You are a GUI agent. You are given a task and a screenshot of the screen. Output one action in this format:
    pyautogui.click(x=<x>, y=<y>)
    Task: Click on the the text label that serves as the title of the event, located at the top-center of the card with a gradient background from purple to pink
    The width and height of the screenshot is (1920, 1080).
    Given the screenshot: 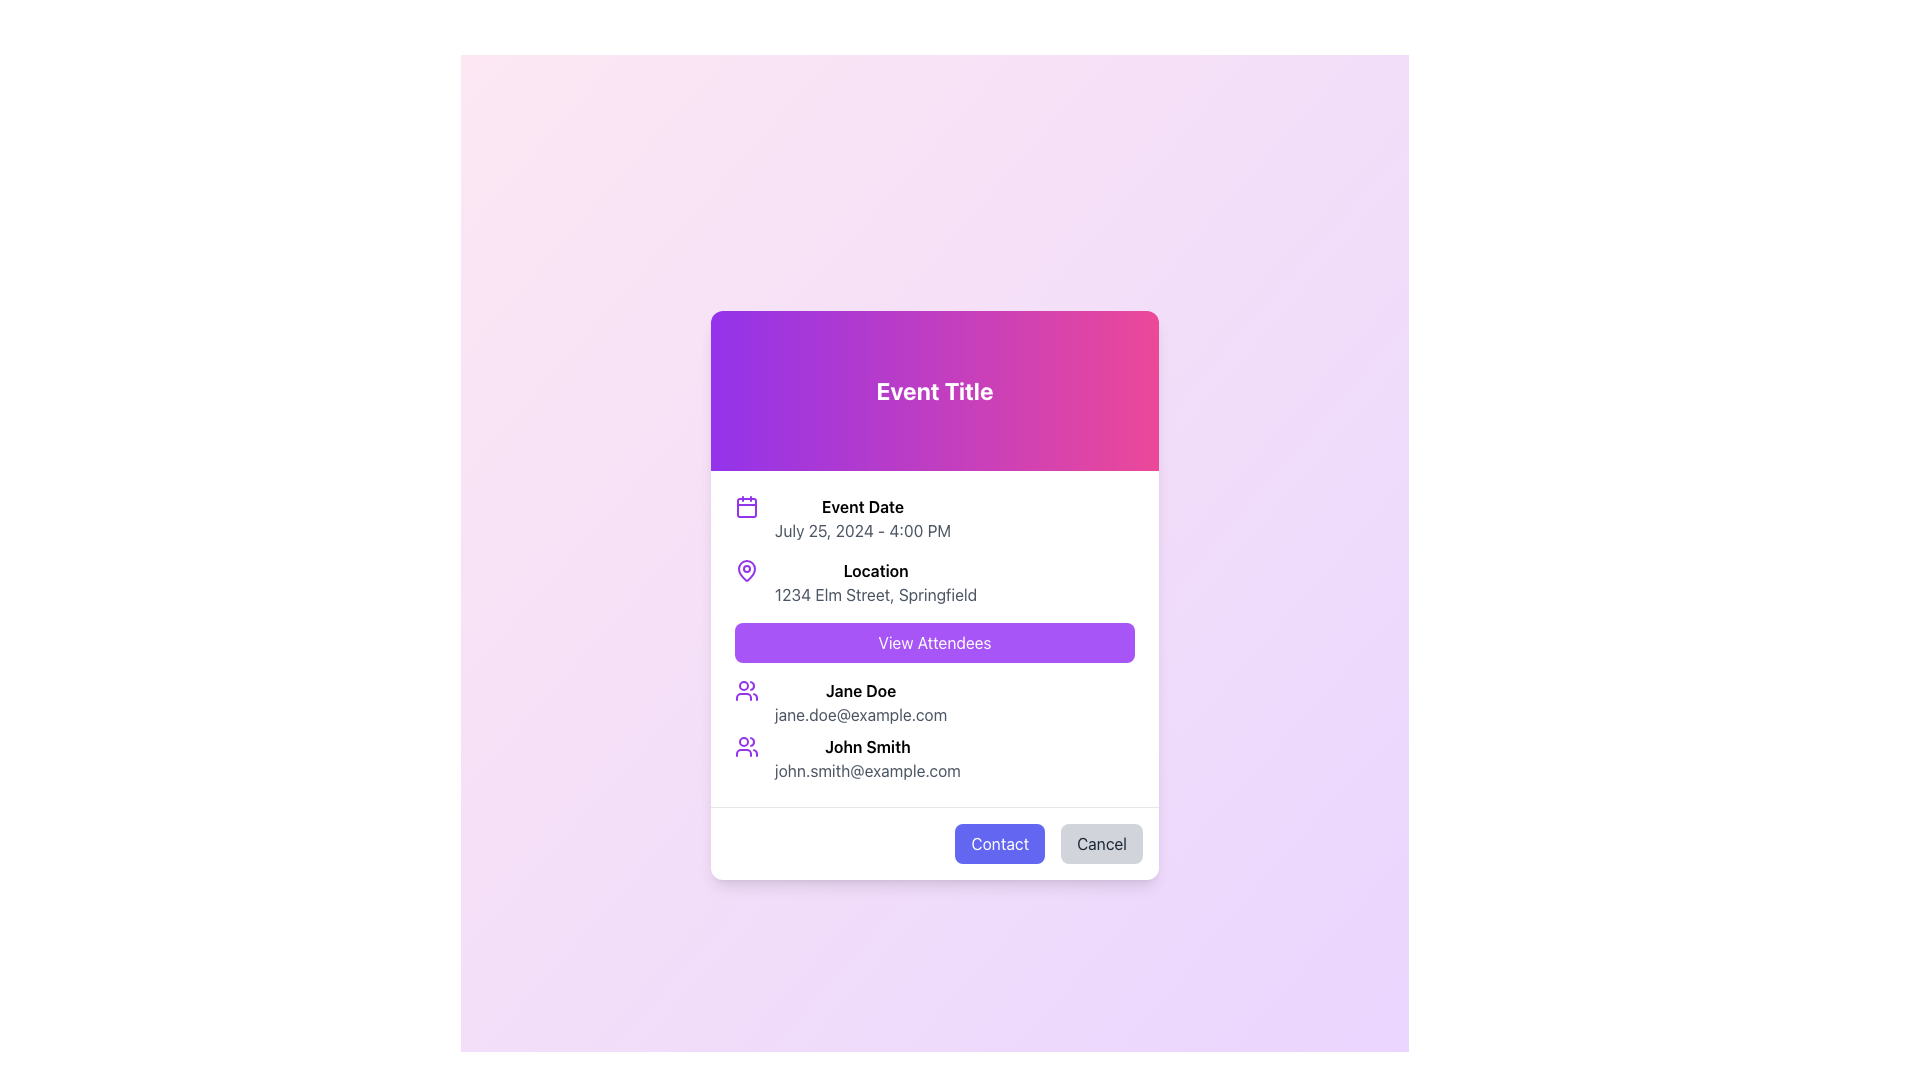 What is the action you would take?
    pyautogui.click(x=934, y=390)
    